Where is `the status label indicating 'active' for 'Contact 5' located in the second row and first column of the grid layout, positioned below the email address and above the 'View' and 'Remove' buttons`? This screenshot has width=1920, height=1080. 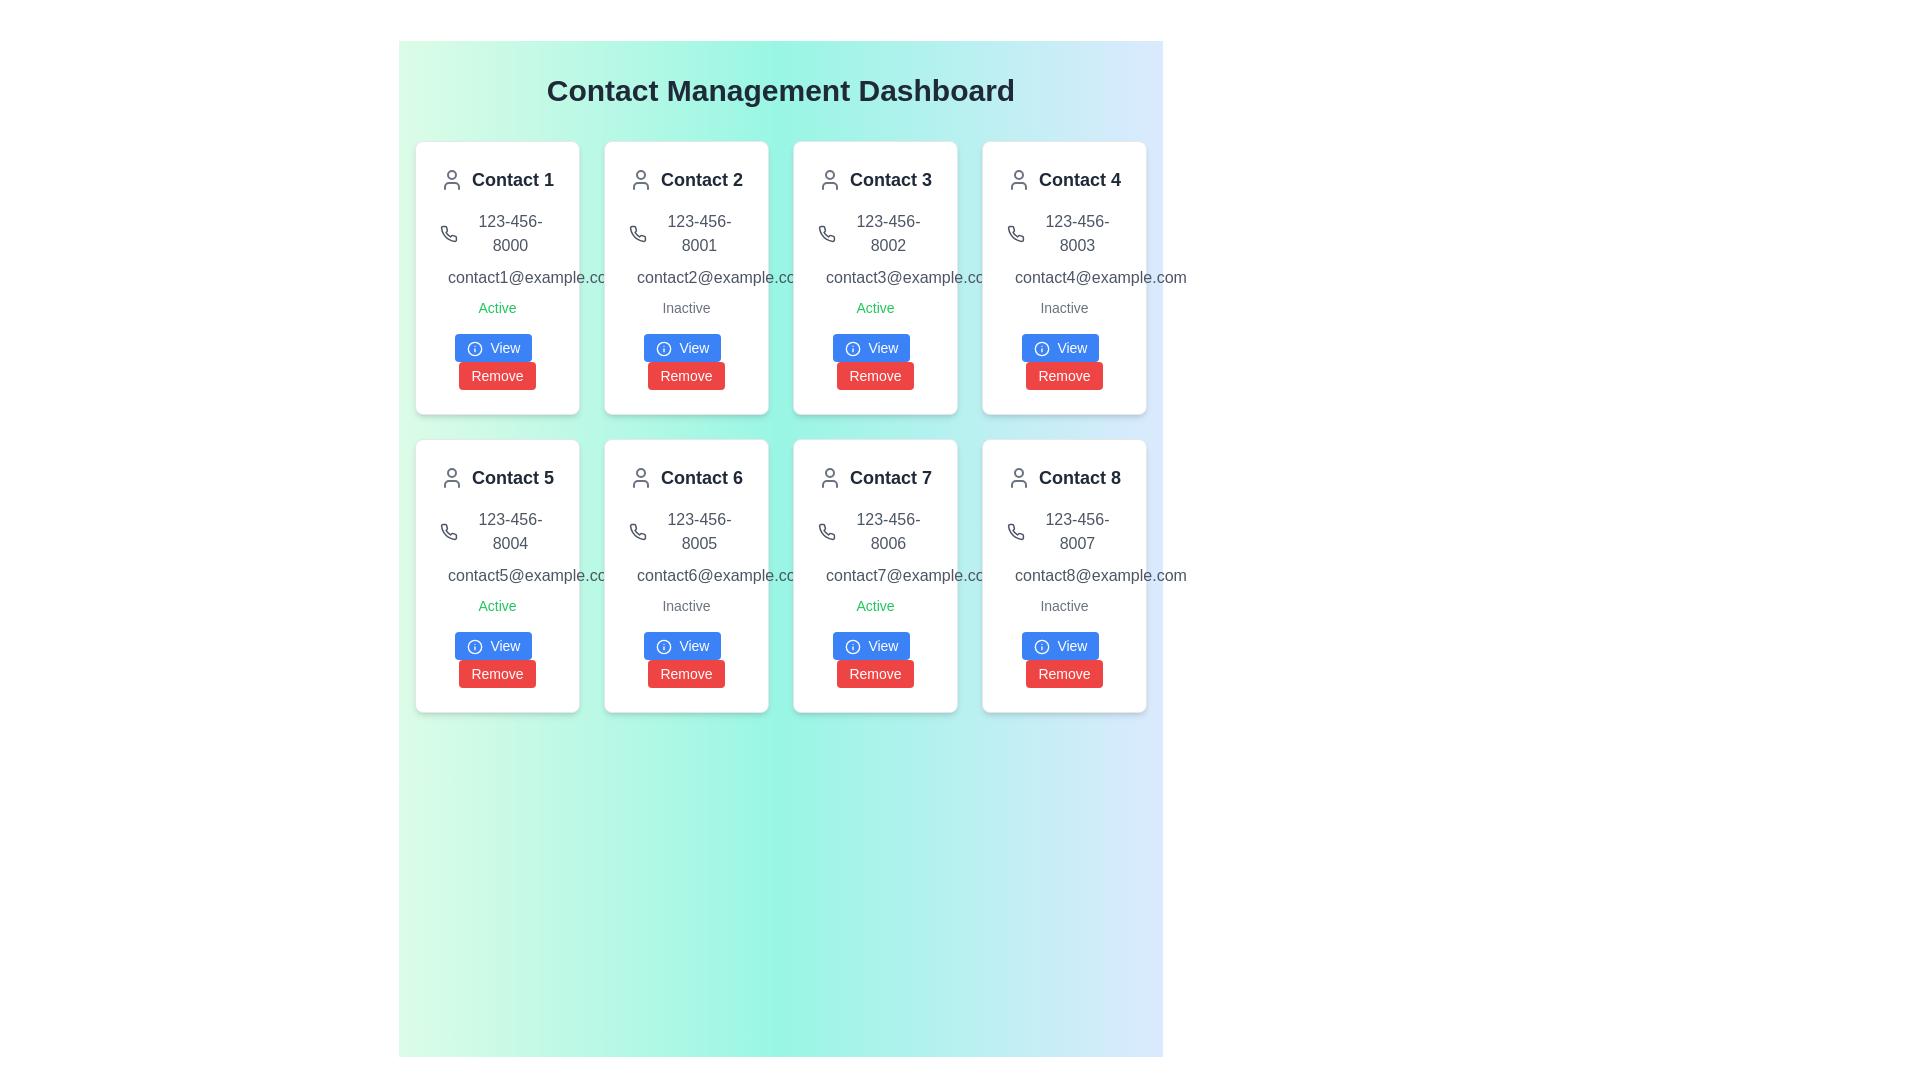 the status label indicating 'active' for 'Contact 5' located in the second row and first column of the grid layout, positioned below the email address and above the 'View' and 'Remove' buttons is located at coordinates (497, 604).